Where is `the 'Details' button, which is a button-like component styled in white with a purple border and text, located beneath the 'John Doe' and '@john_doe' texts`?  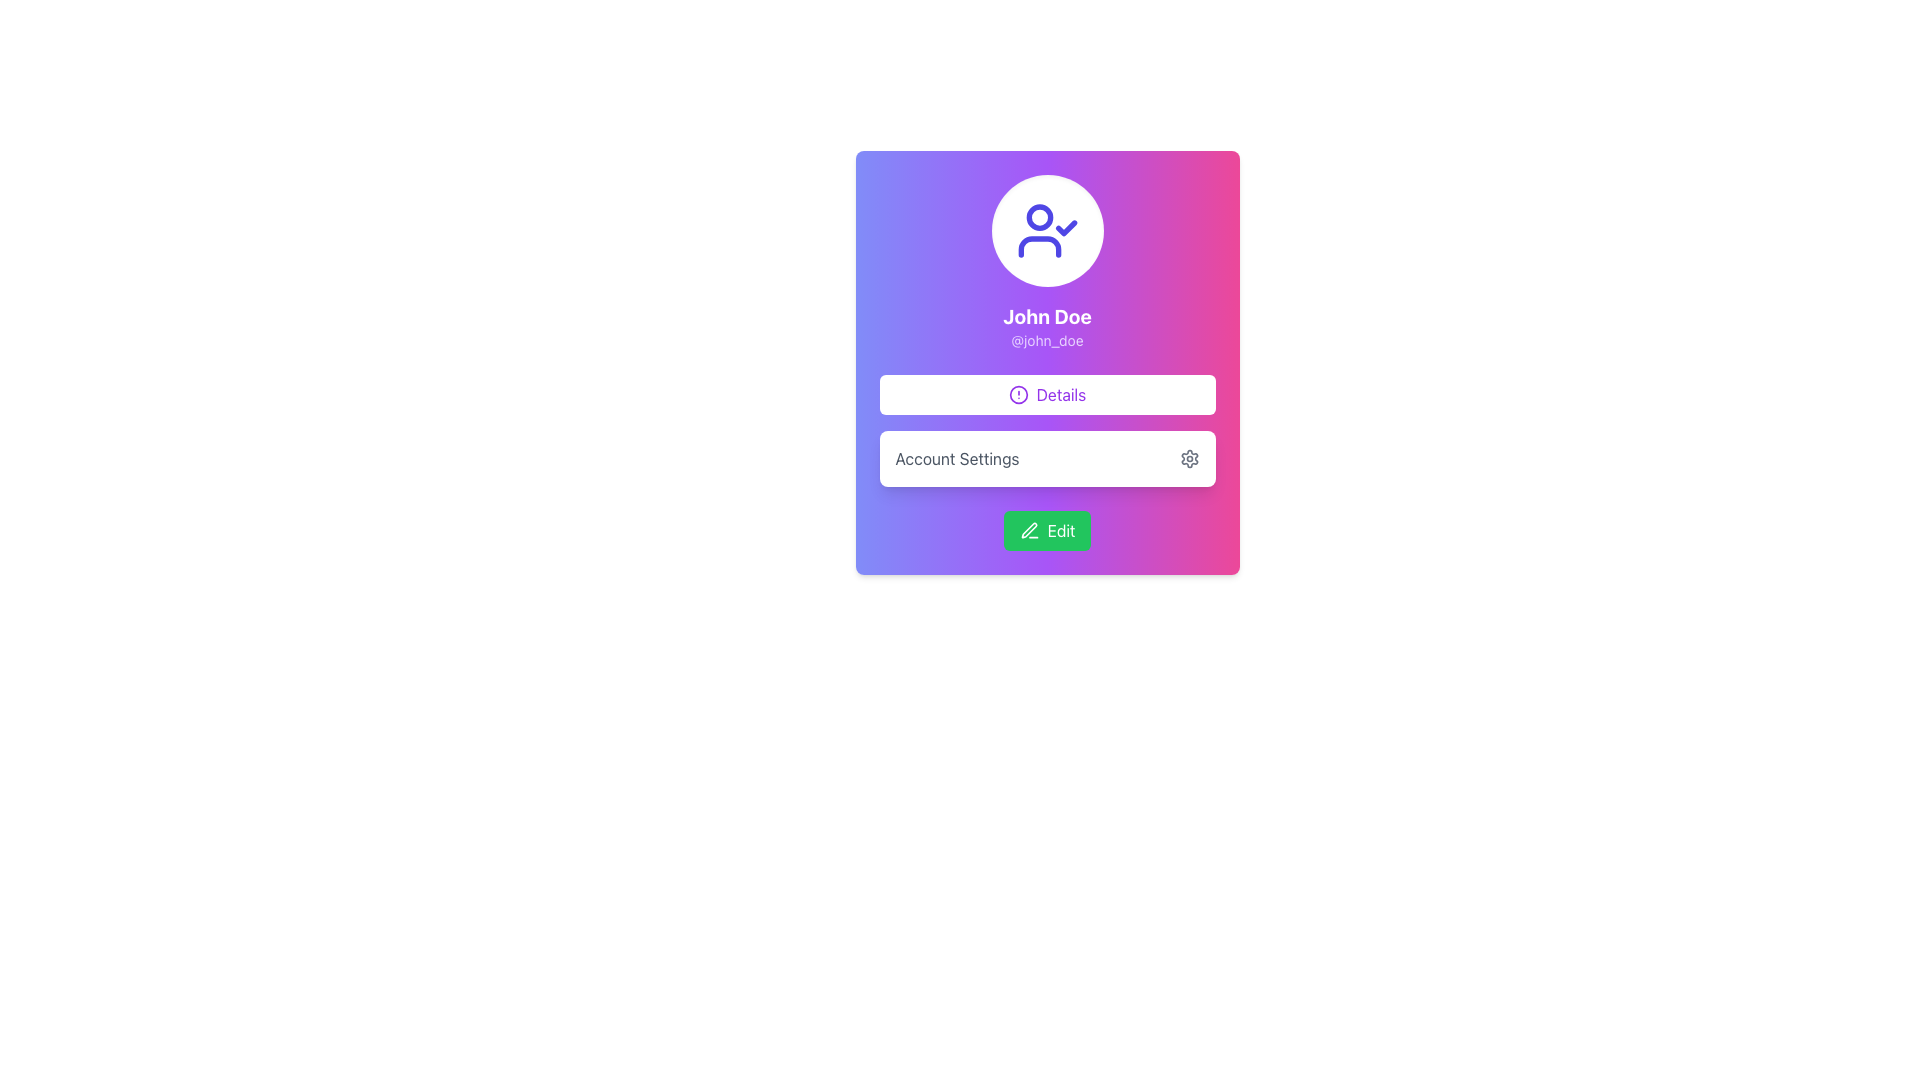
the 'Details' button, which is a button-like component styled in white with a purple border and text, located beneath the 'John Doe' and '@john_doe' texts is located at coordinates (1046, 394).